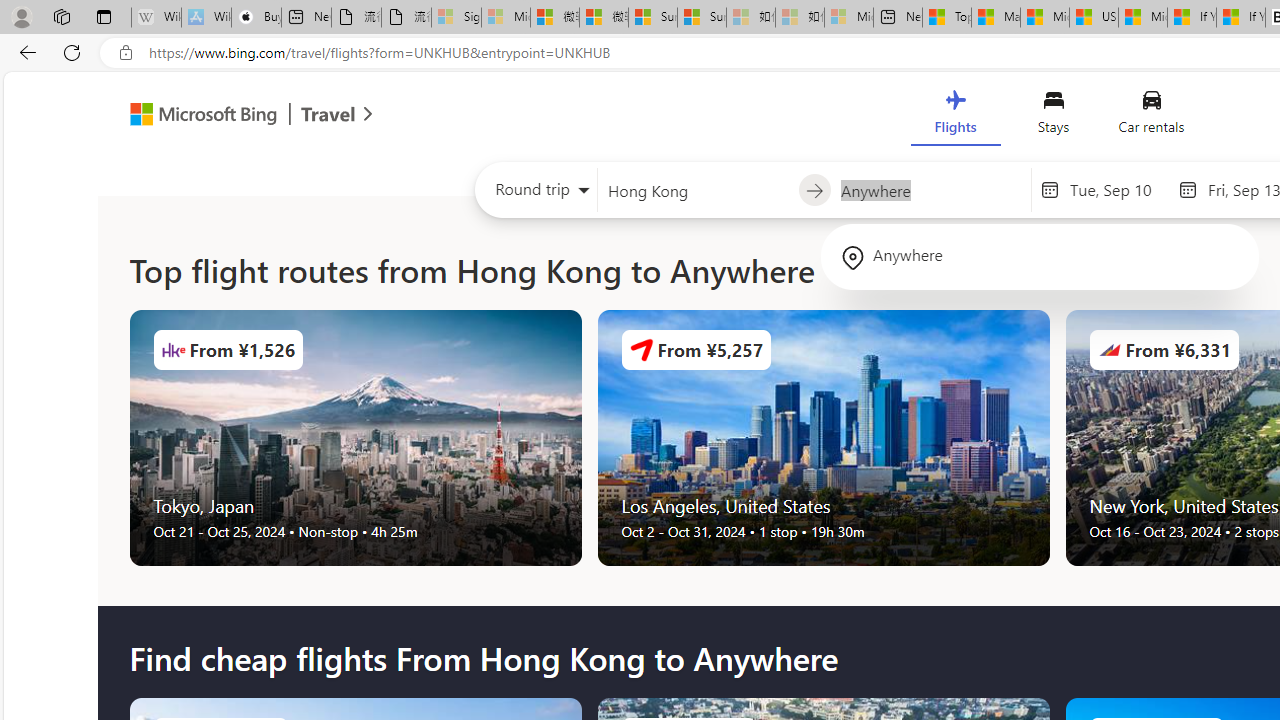  What do you see at coordinates (1151, 117) in the screenshot?
I see `'Car rentals'` at bounding box center [1151, 117].